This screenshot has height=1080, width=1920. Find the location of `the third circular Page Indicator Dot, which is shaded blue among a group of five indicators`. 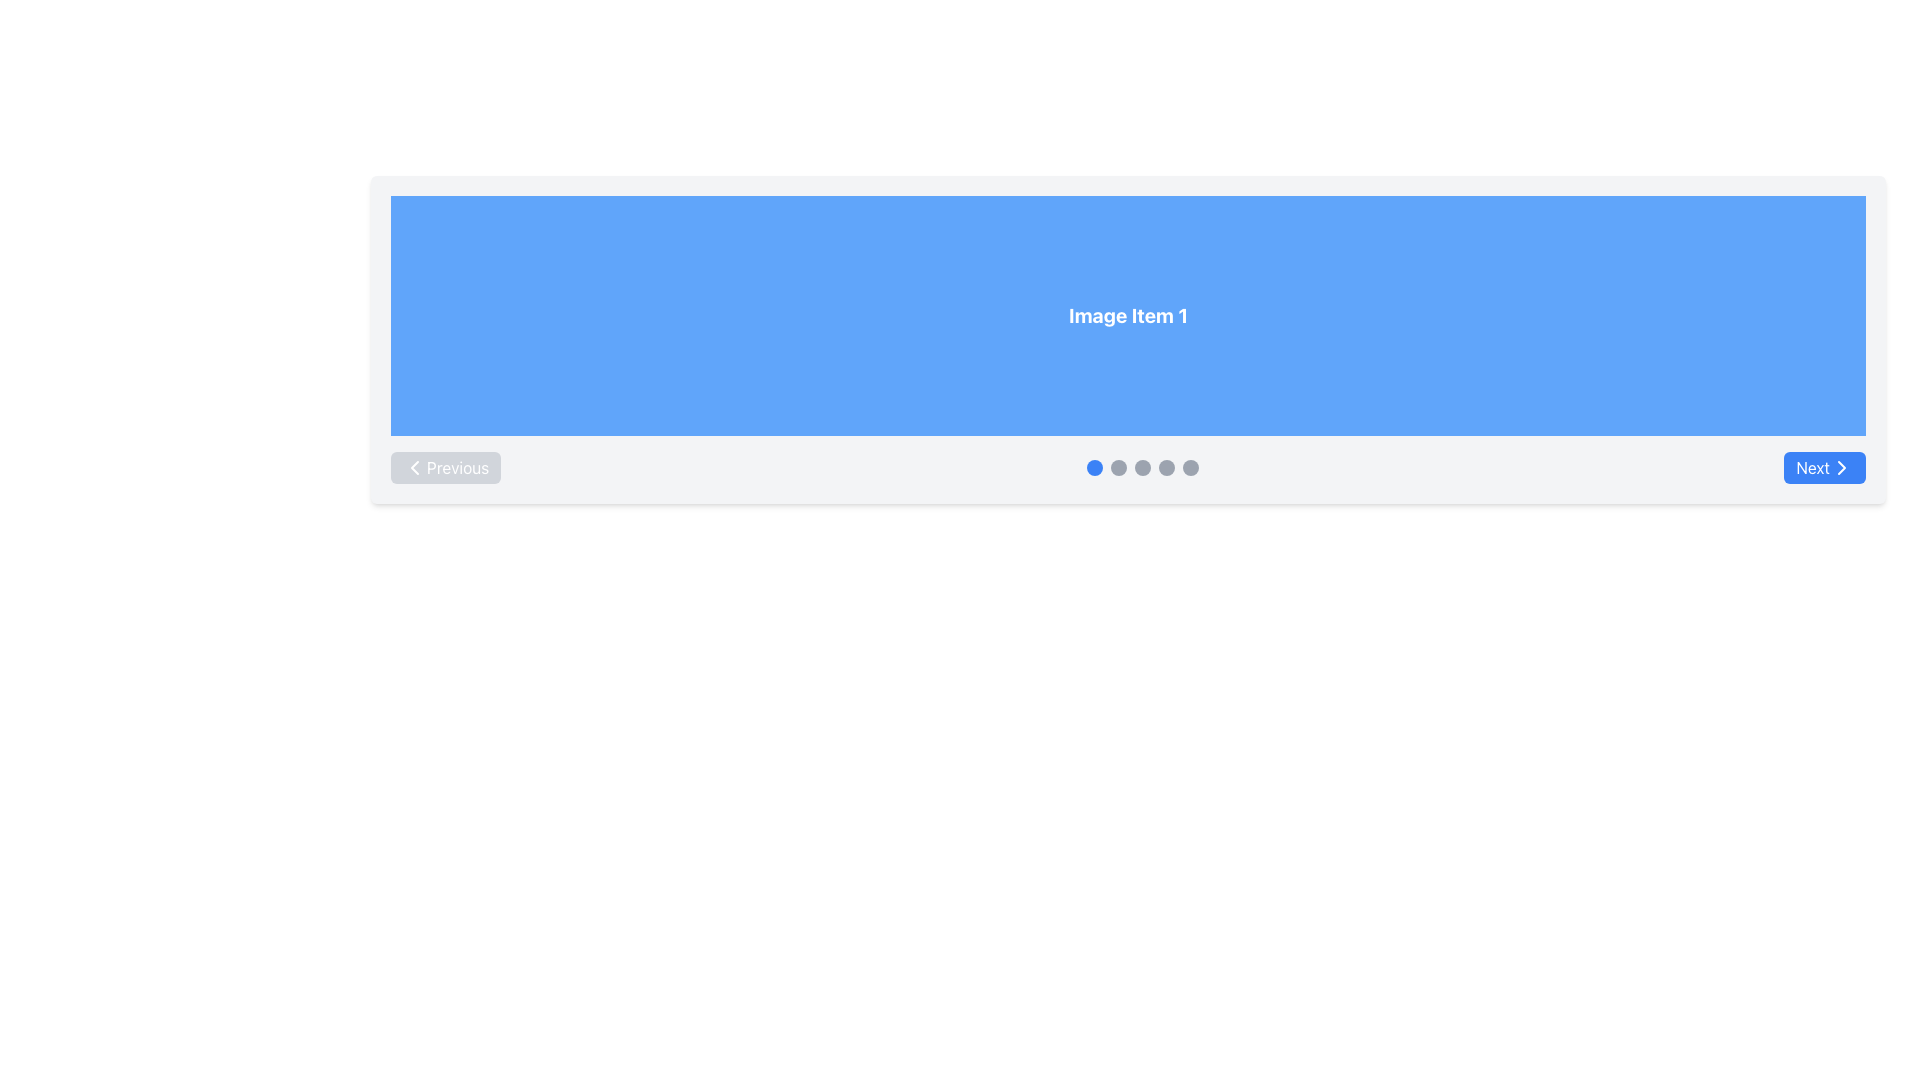

the third circular Page Indicator Dot, which is shaded blue among a group of five indicators is located at coordinates (1142, 467).